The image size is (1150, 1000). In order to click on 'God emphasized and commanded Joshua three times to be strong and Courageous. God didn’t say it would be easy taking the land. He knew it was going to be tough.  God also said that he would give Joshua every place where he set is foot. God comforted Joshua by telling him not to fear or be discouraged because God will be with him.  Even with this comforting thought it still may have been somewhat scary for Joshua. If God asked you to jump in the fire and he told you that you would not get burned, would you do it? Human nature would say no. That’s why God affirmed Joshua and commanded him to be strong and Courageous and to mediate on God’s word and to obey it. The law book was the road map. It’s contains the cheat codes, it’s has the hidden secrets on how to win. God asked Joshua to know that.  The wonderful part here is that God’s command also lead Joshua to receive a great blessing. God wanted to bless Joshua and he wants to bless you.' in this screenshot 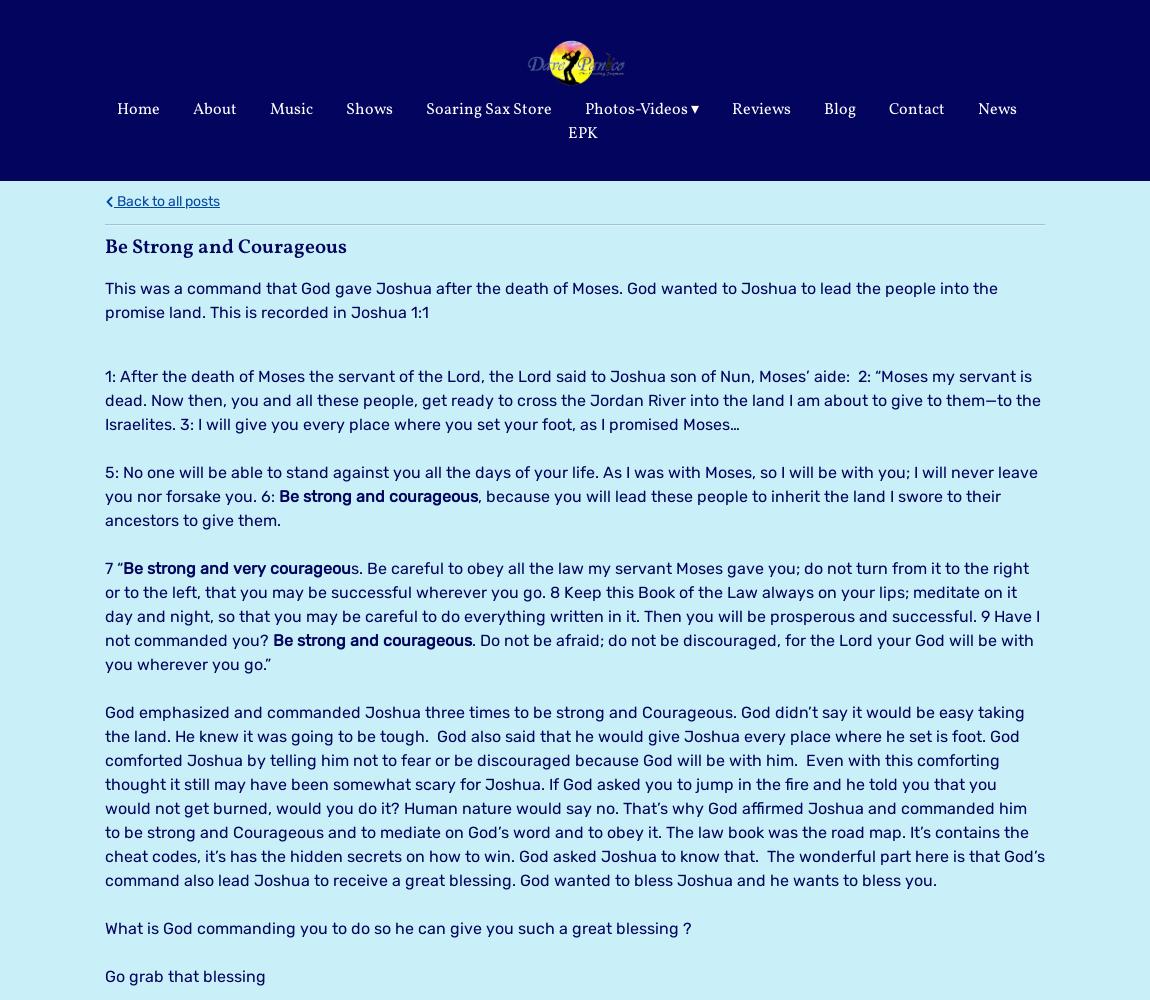, I will do `click(575, 795)`.